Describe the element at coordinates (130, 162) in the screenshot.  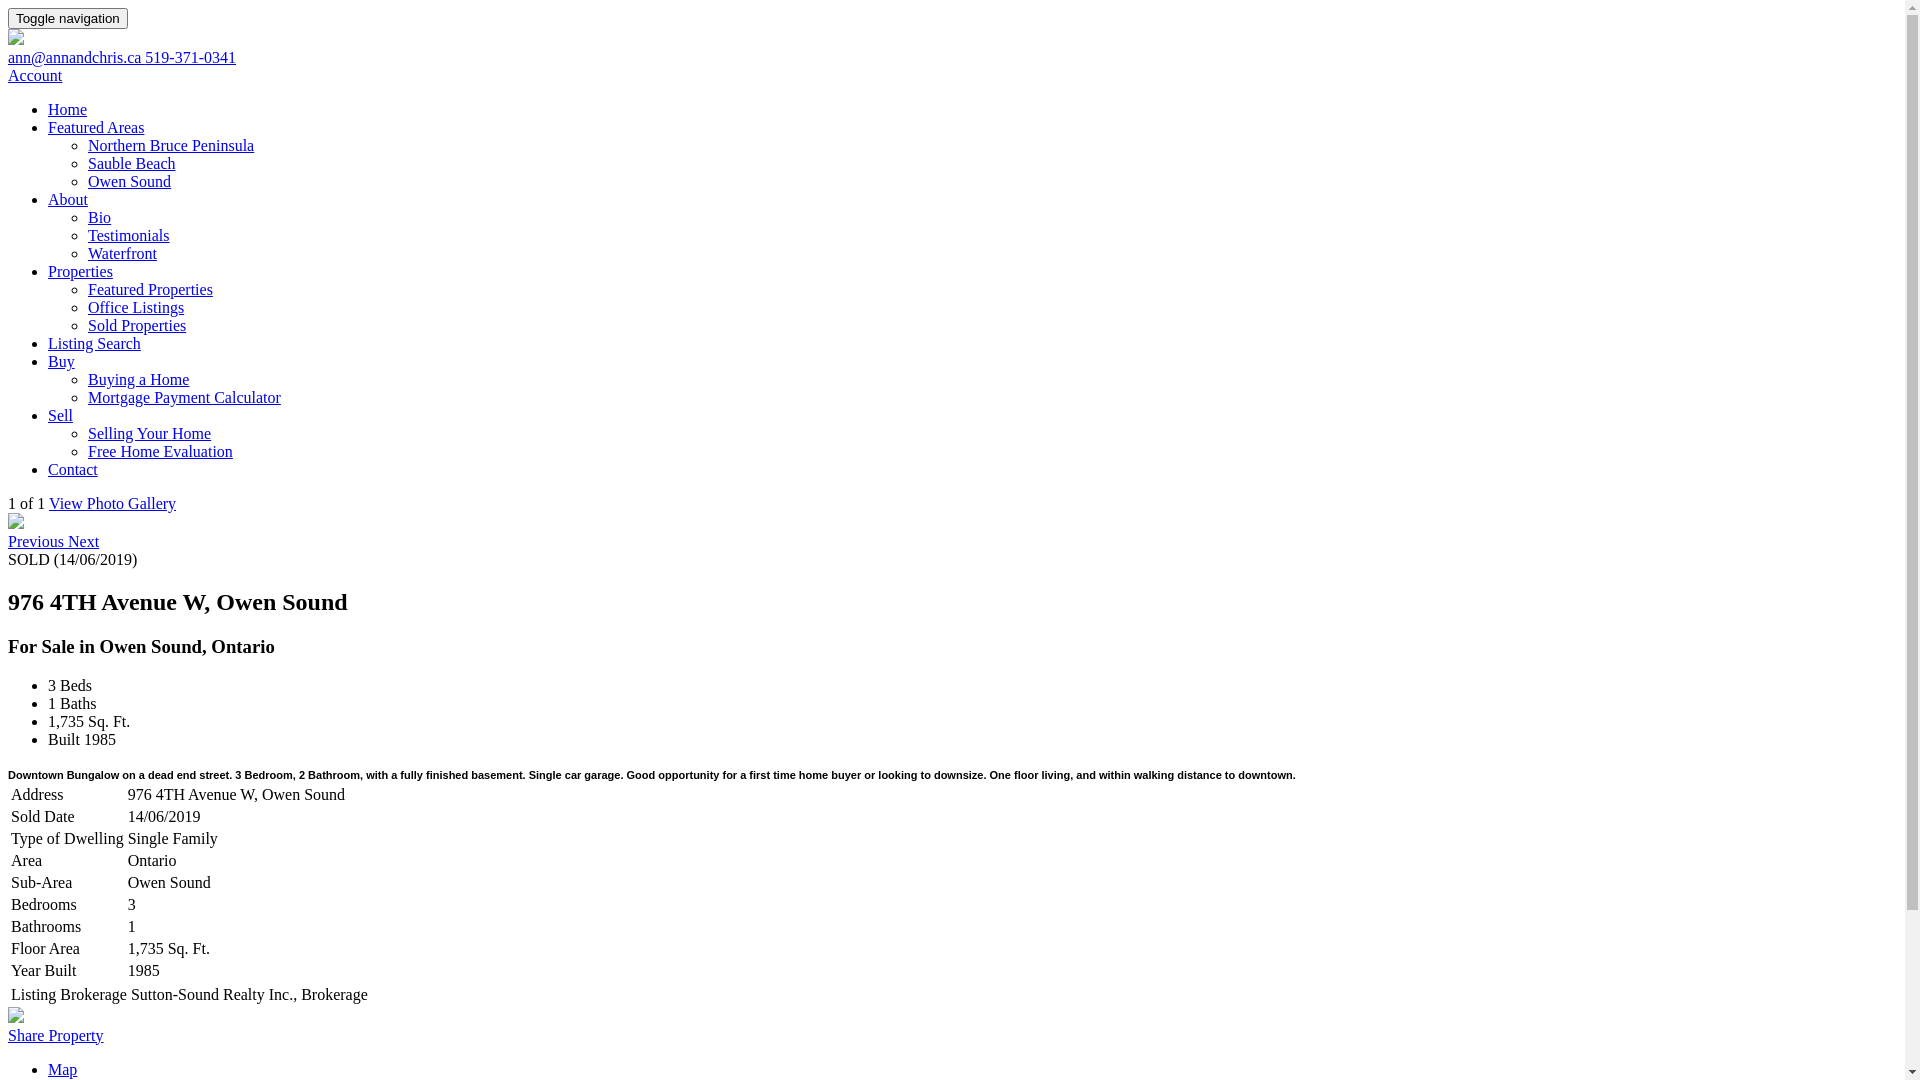
I see `'Sauble Beach'` at that location.